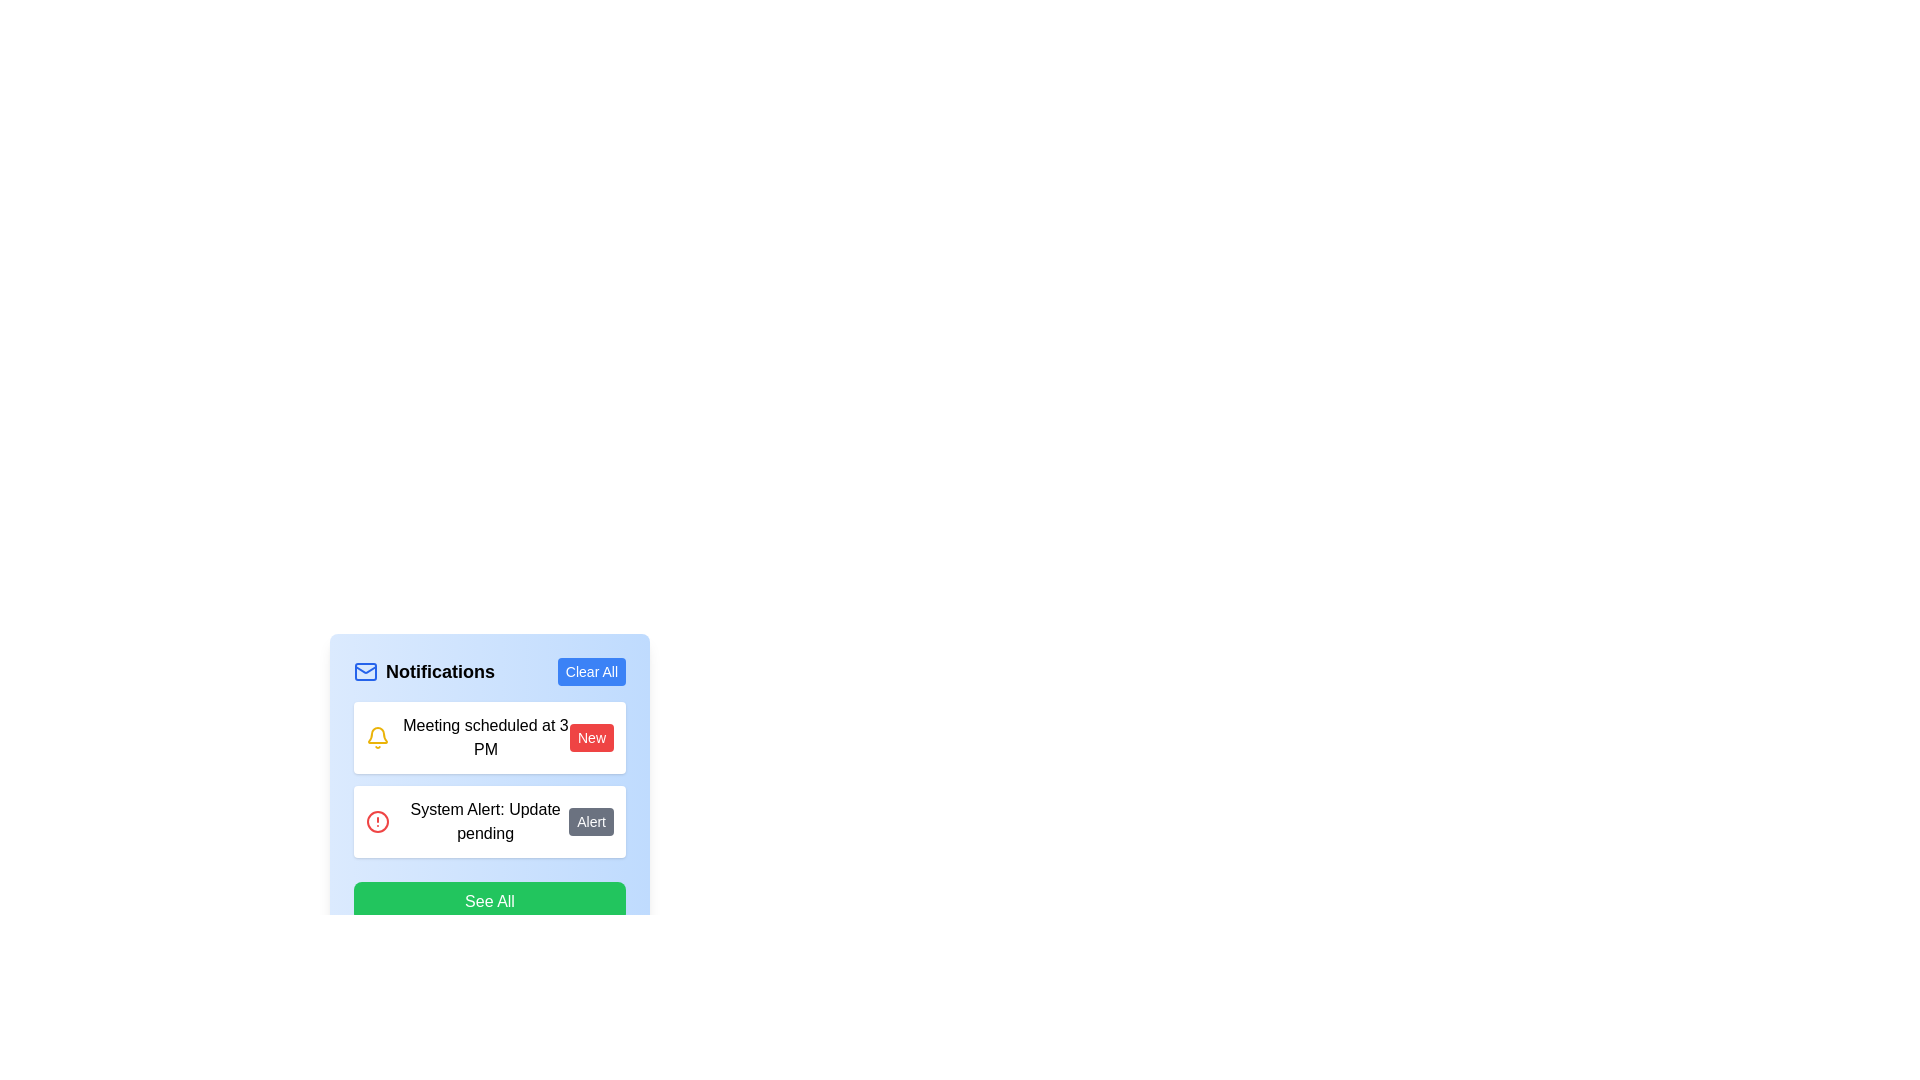 The height and width of the screenshot is (1080, 1920). I want to click on the Notification card element that displays 'System Alert: Update pending', located just below the 'Meeting scheduled at 3 PM' card, so click(489, 821).